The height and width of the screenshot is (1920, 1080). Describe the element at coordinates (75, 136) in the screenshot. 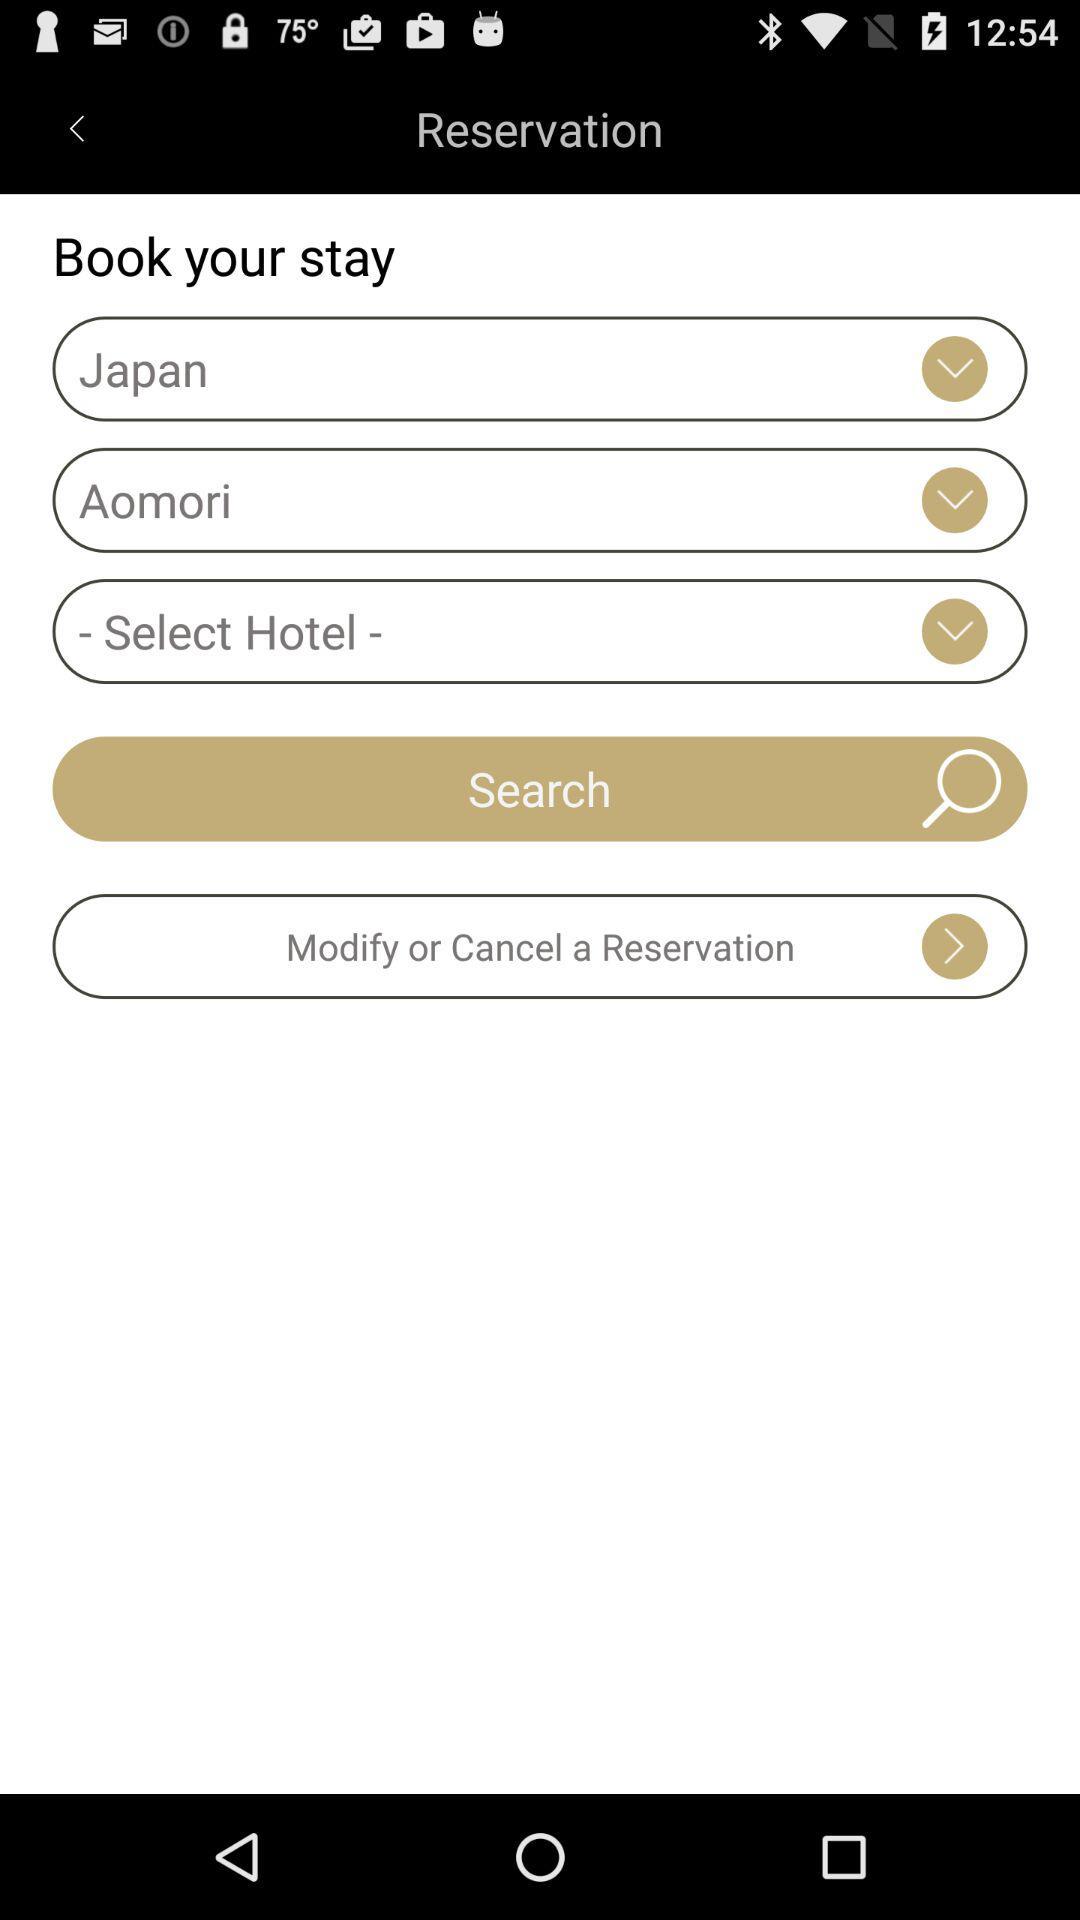

I see `the arrow_backward icon` at that location.